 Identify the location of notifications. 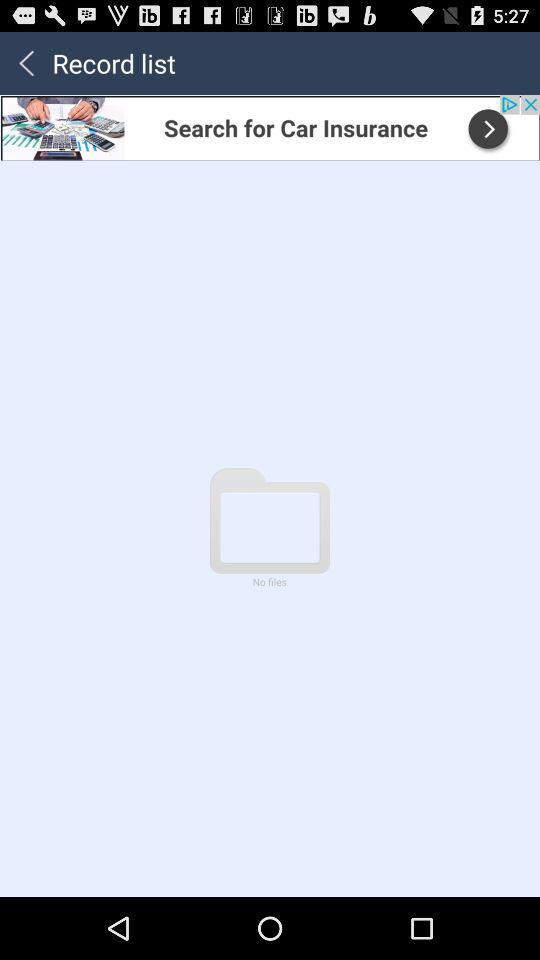
(270, 126).